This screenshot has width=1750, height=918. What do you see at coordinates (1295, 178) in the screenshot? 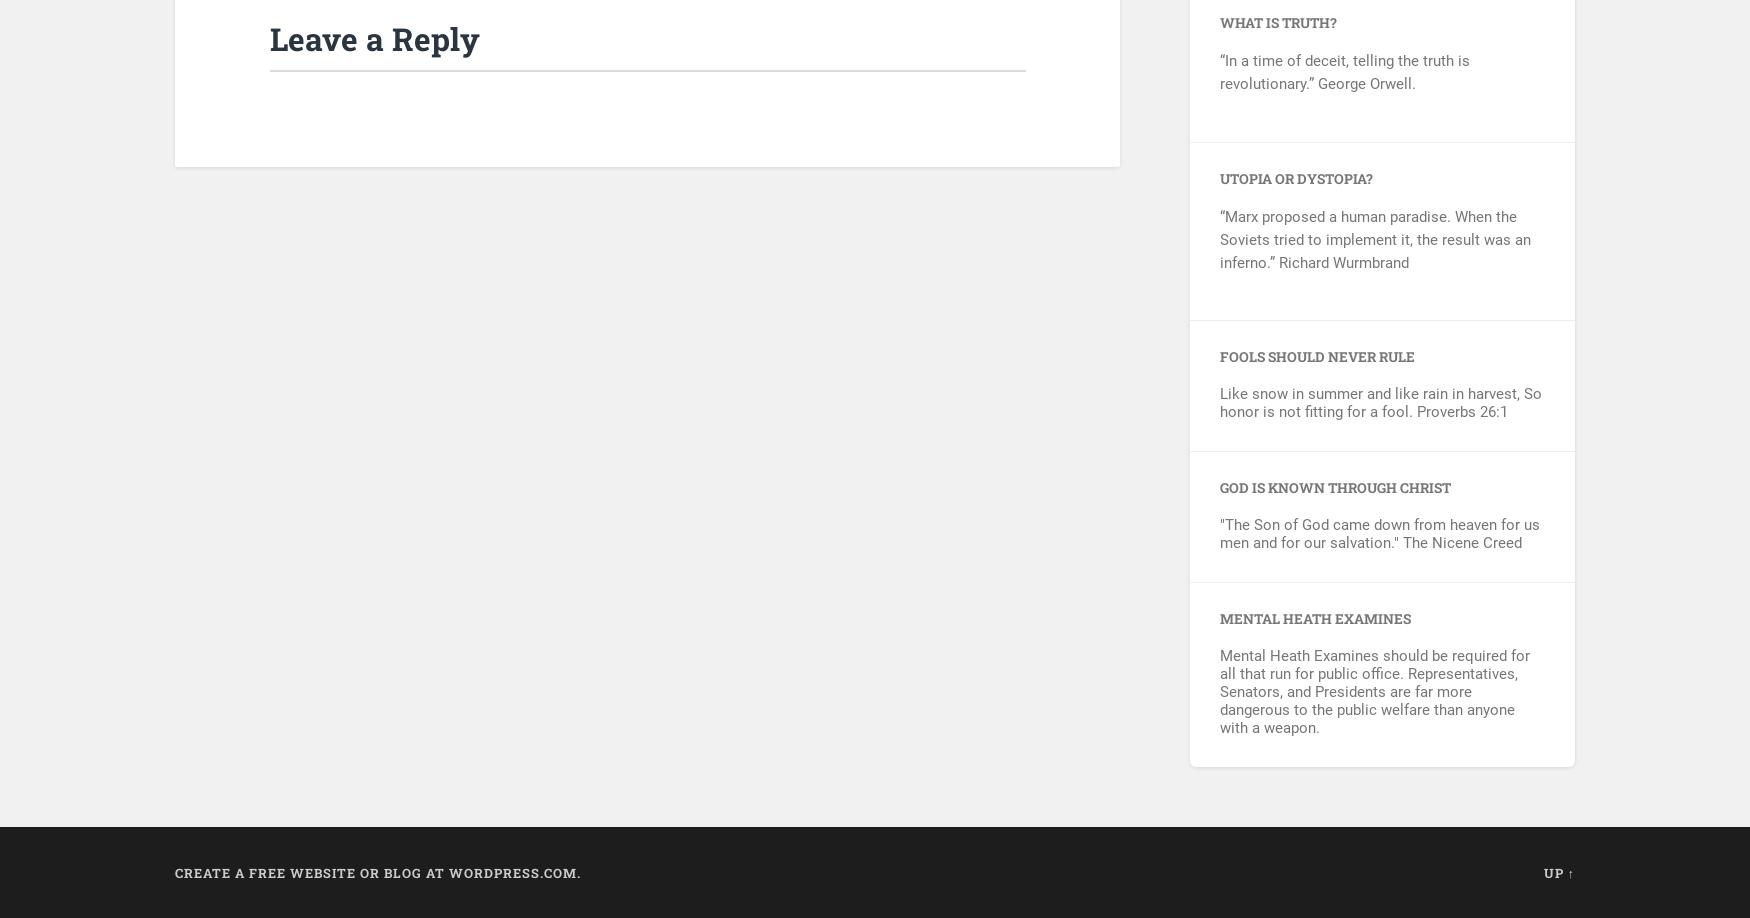
I see `'Utopia or Dystopia?'` at bounding box center [1295, 178].